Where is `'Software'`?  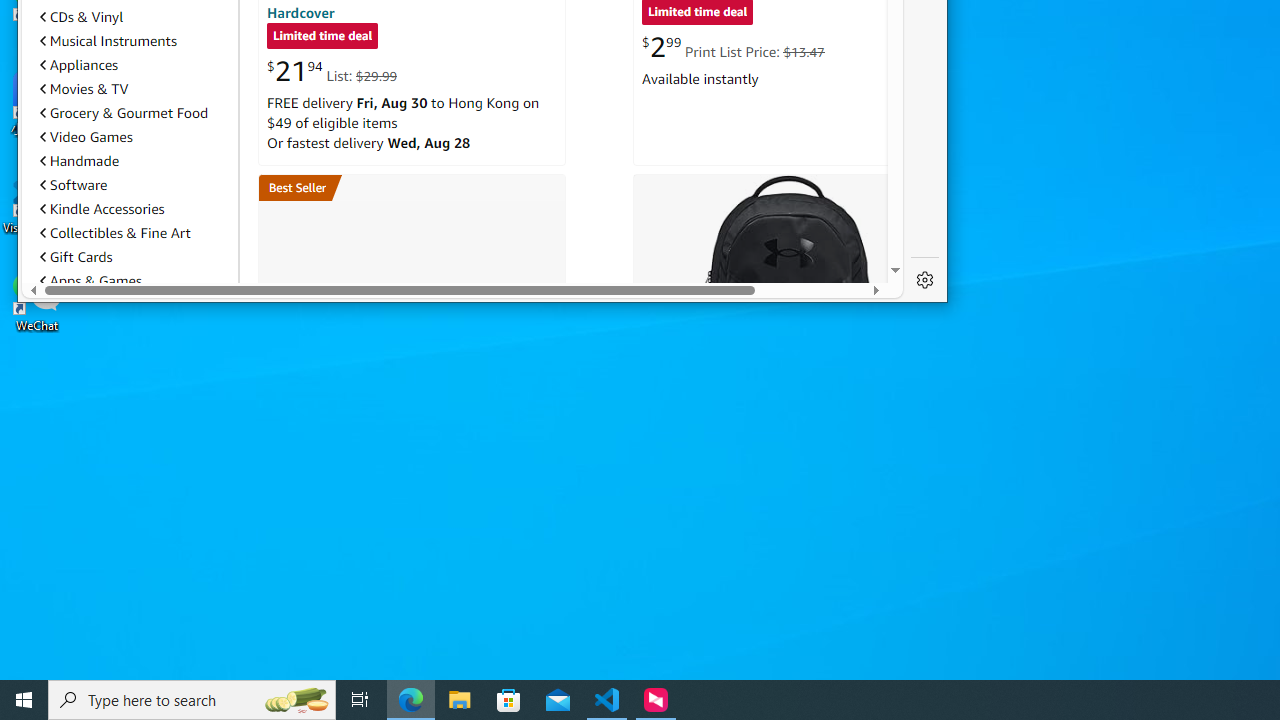
'Software' is located at coordinates (73, 184).